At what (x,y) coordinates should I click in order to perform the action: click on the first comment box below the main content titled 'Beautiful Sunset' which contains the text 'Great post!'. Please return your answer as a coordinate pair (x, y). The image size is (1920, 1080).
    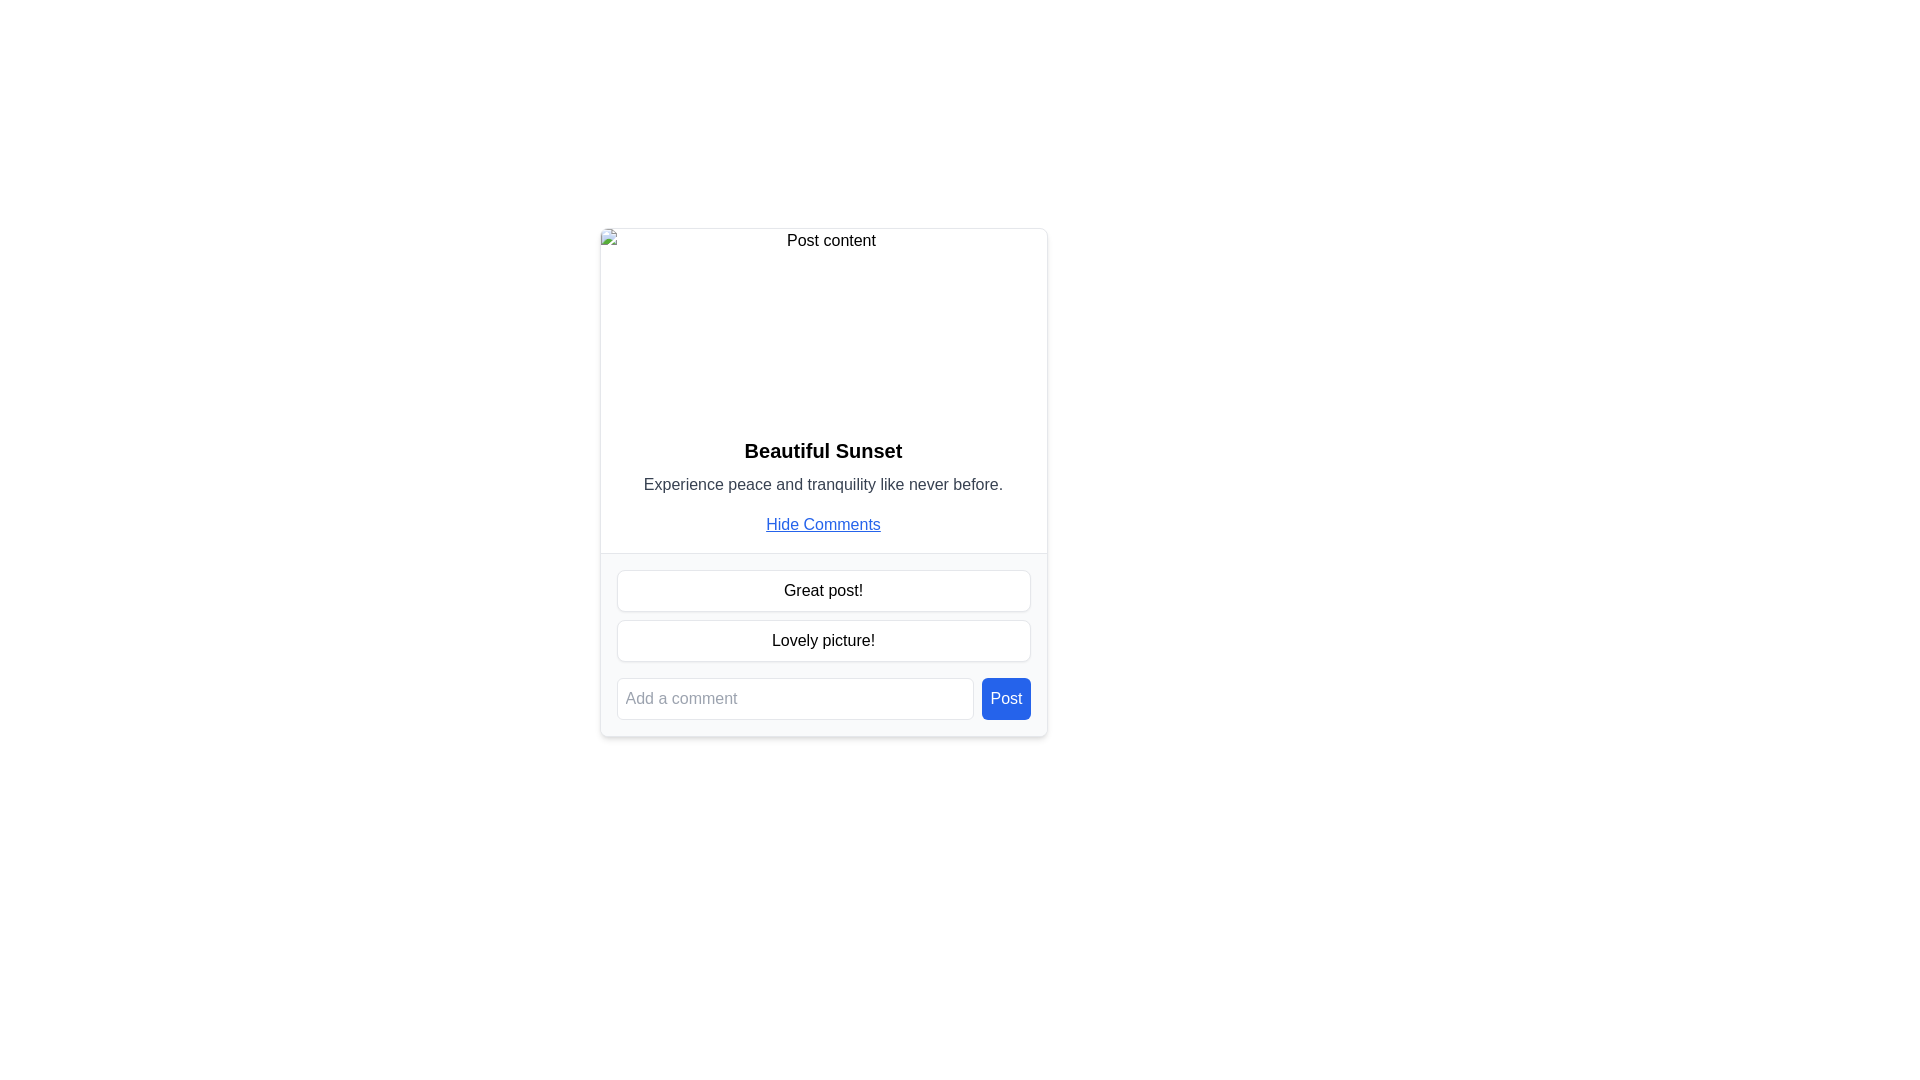
    Looking at the image, I should click on (823, 589).